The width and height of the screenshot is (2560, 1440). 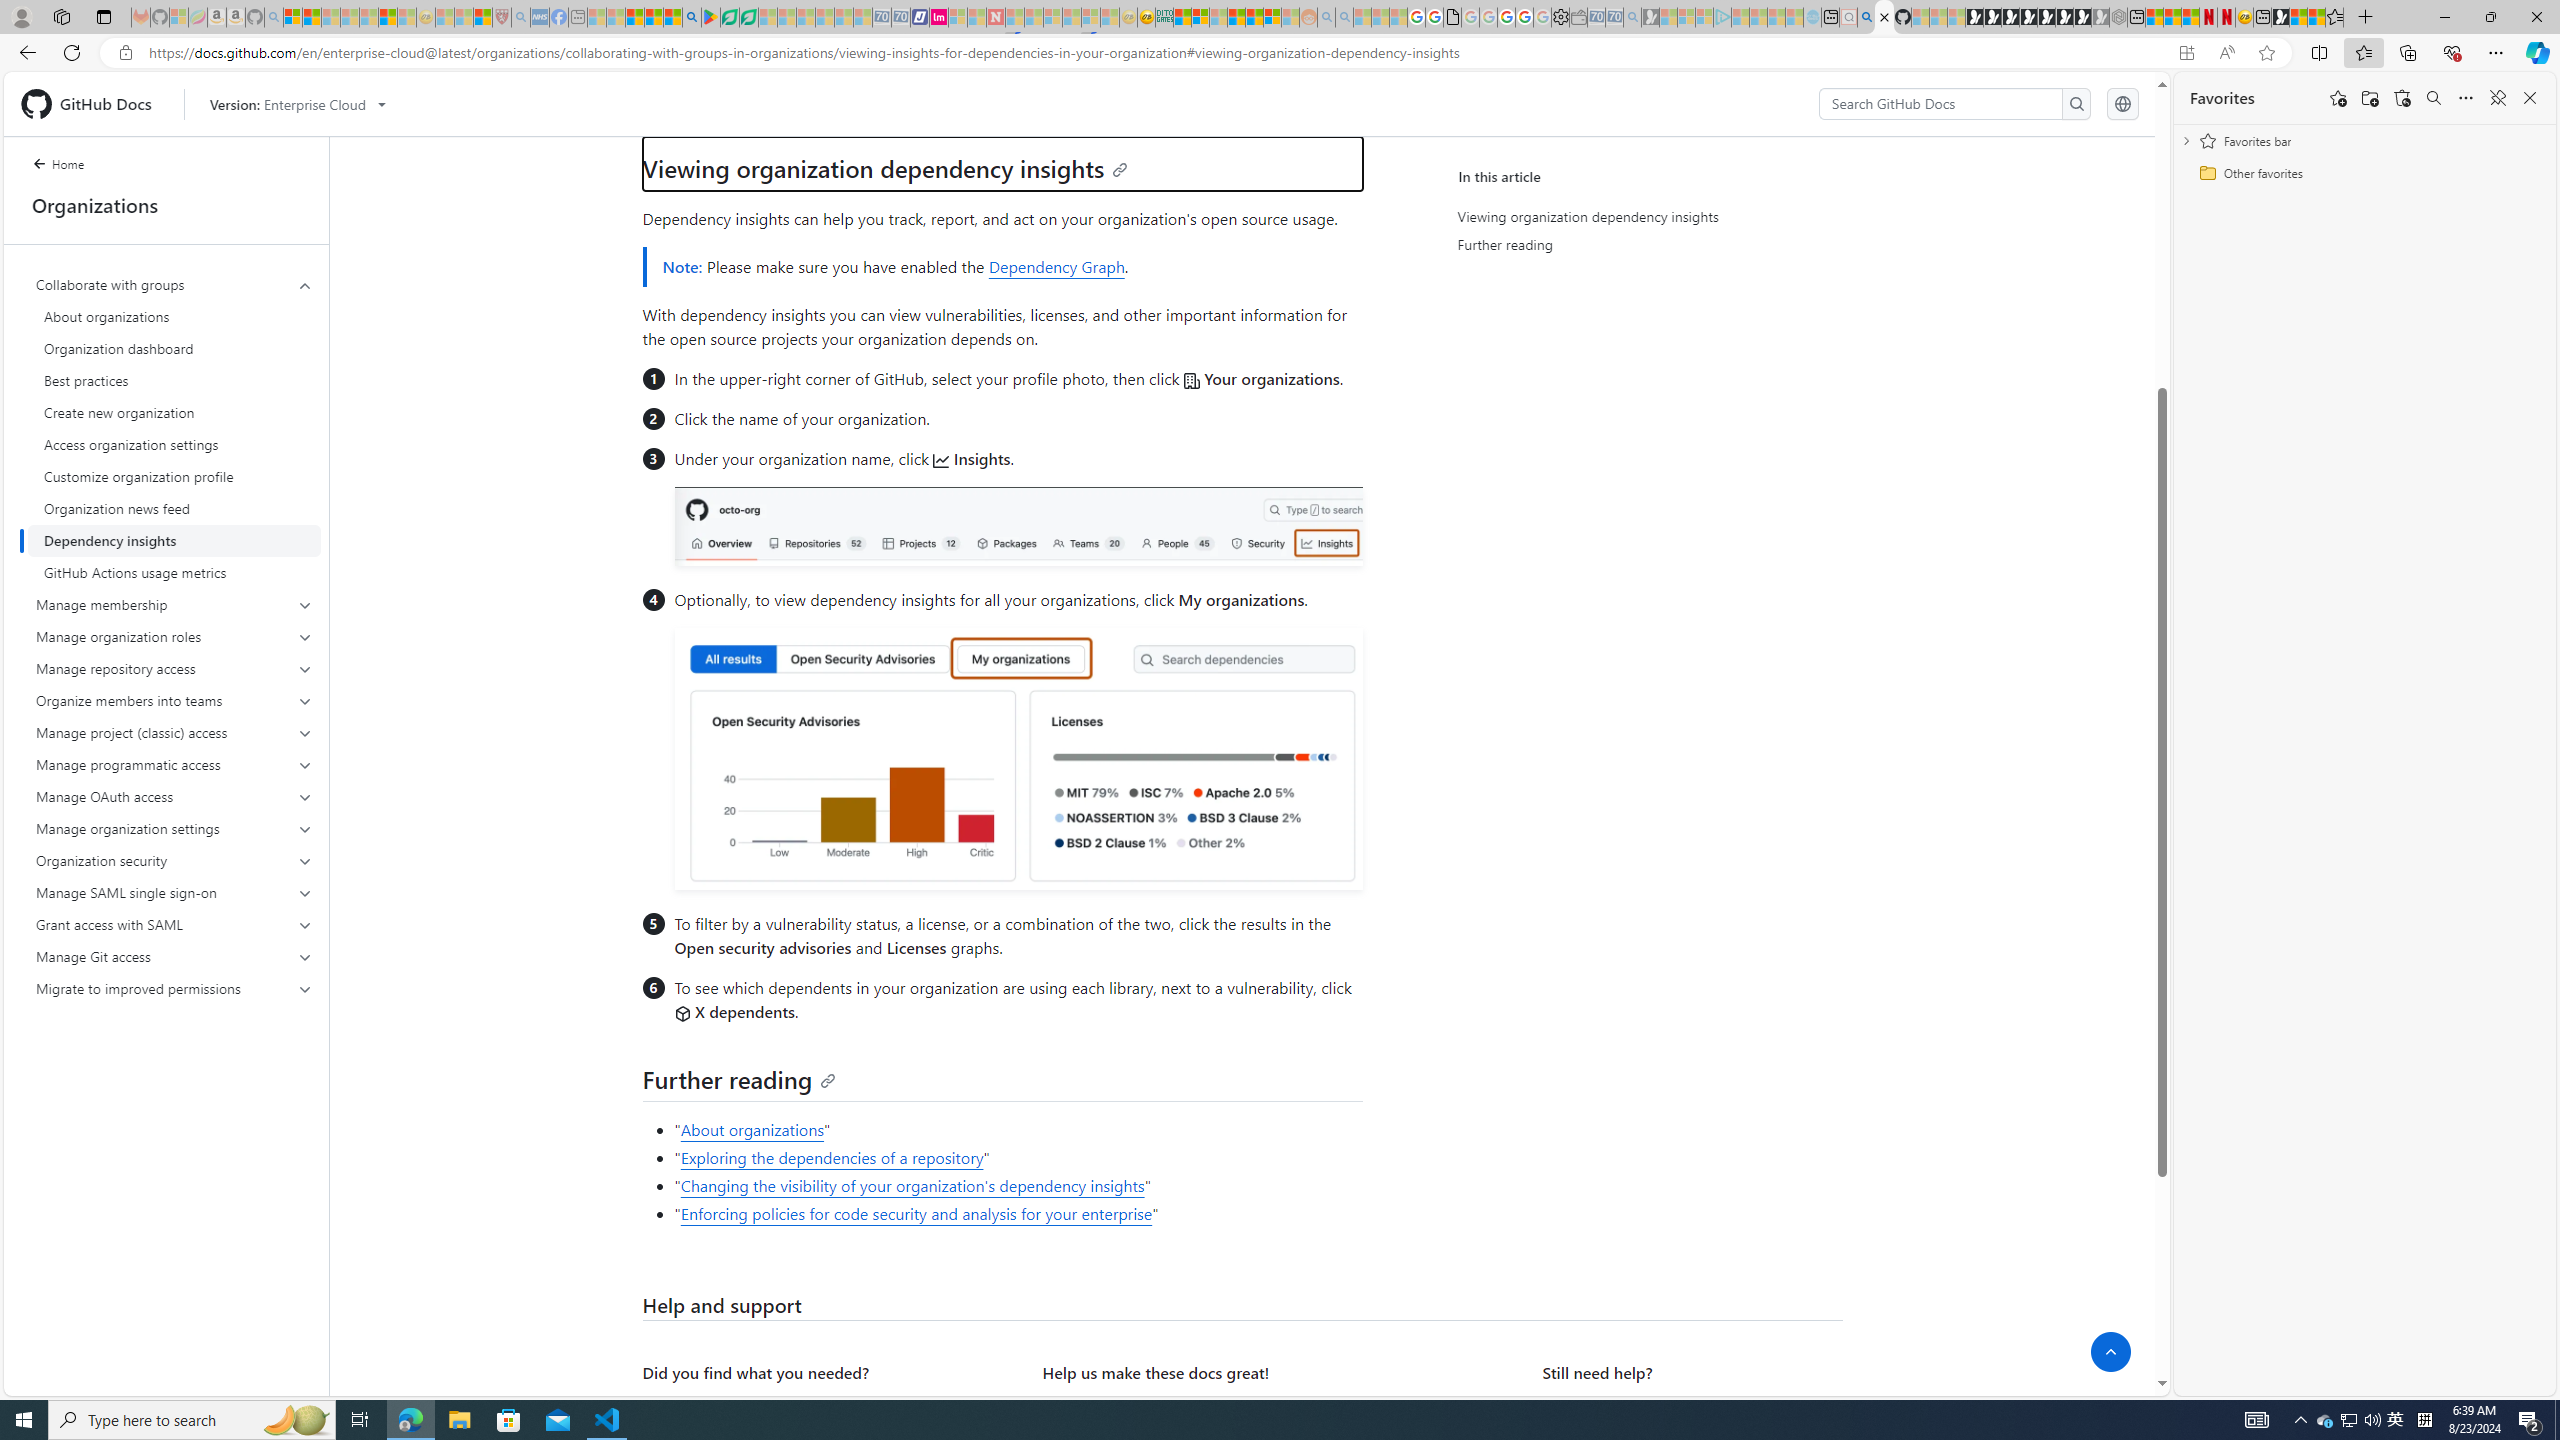 What do you see at coordinates (2337, 96) in the screenshot?
I see `'Add this page to favorites'` at bounding box center [2337, 96].